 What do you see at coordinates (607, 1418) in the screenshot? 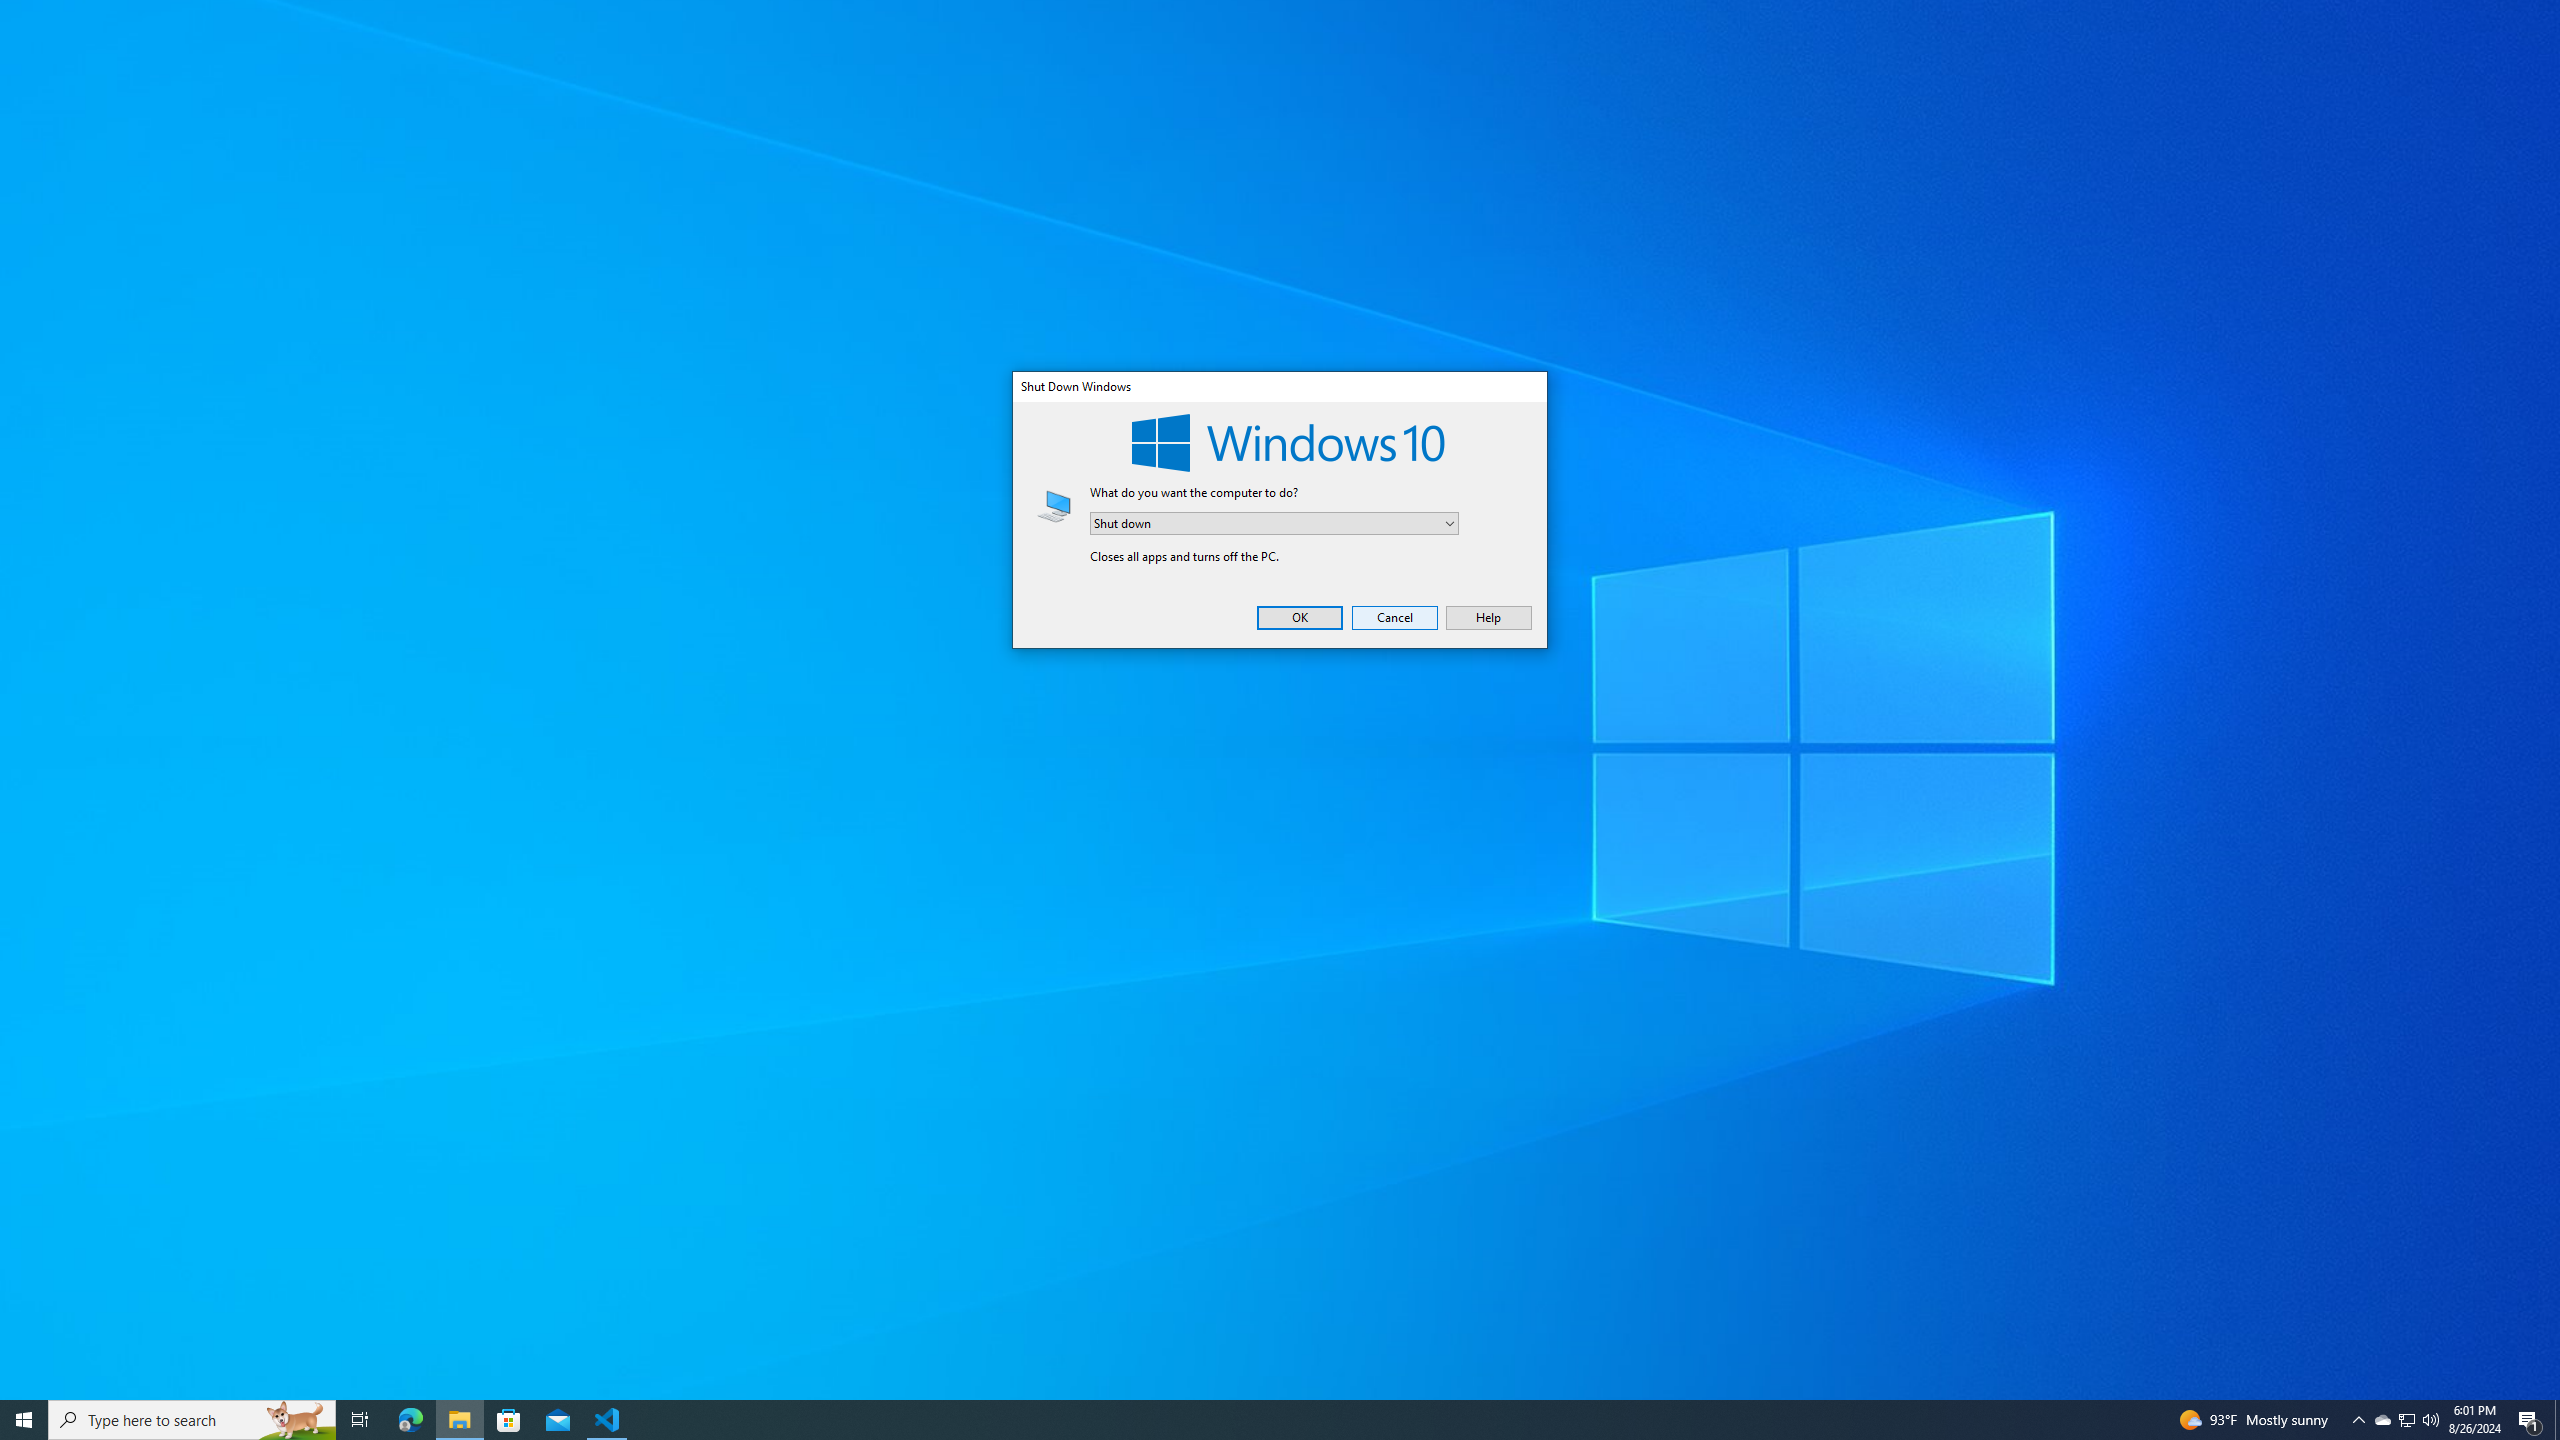
I see `'Visual Studio Code - 1 running window'` at bounding box center [607, 1418].